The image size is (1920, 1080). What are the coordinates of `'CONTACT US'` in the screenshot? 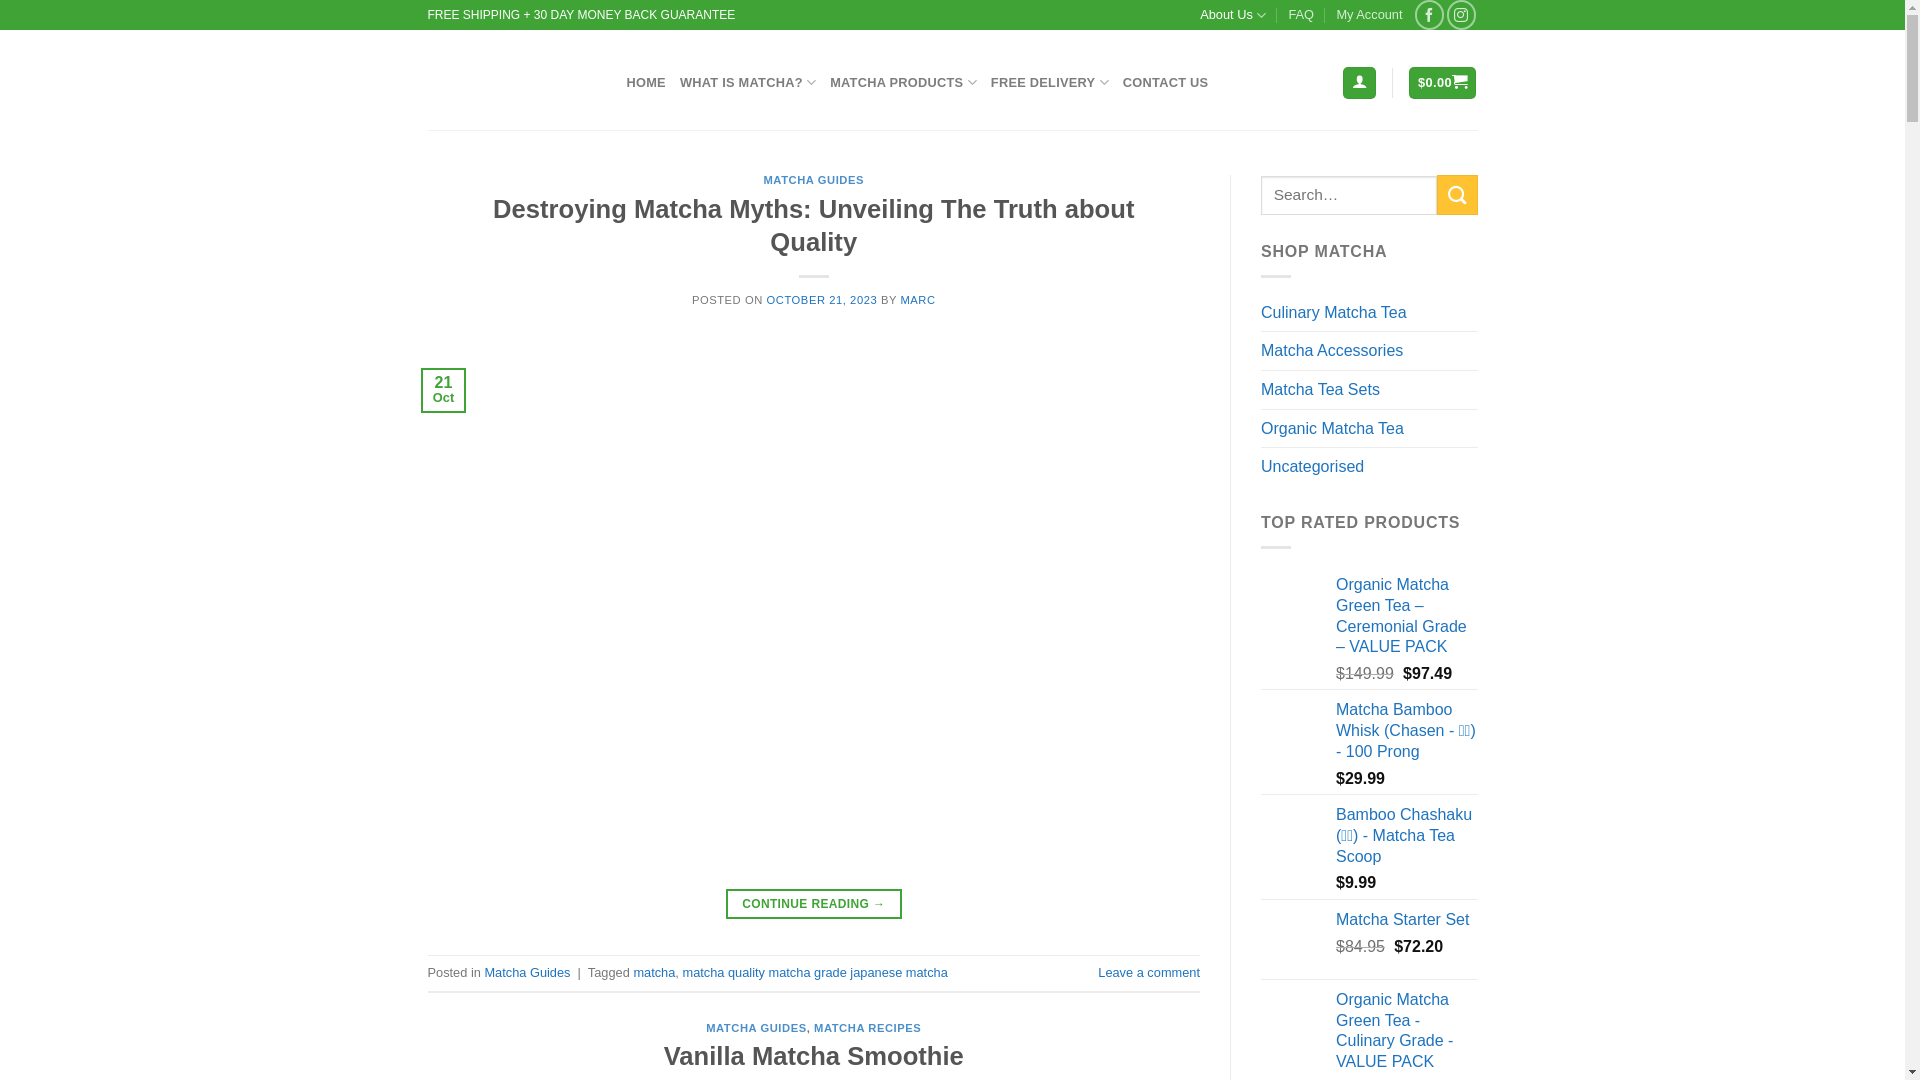 It's located at (1123, 82).